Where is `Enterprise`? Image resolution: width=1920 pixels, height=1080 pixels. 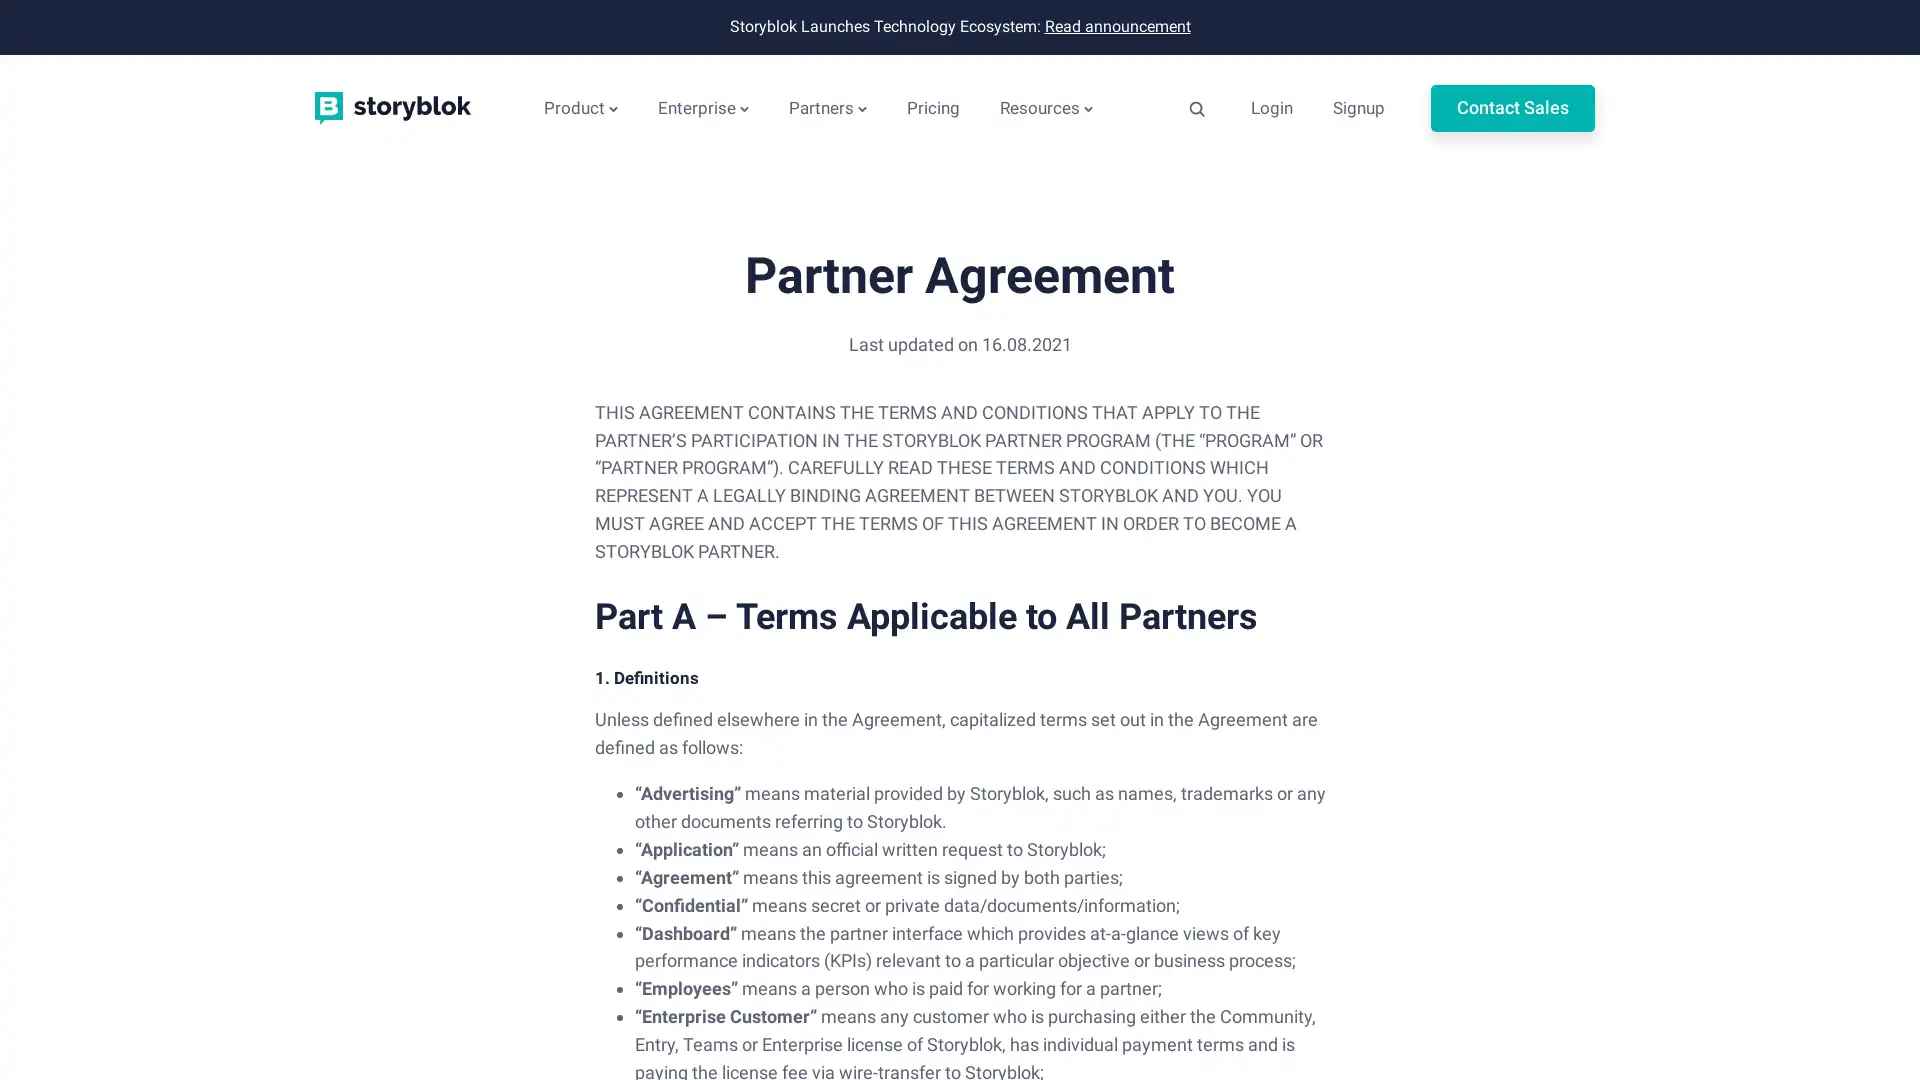 Enterprise is located at coordinates (703, 108).